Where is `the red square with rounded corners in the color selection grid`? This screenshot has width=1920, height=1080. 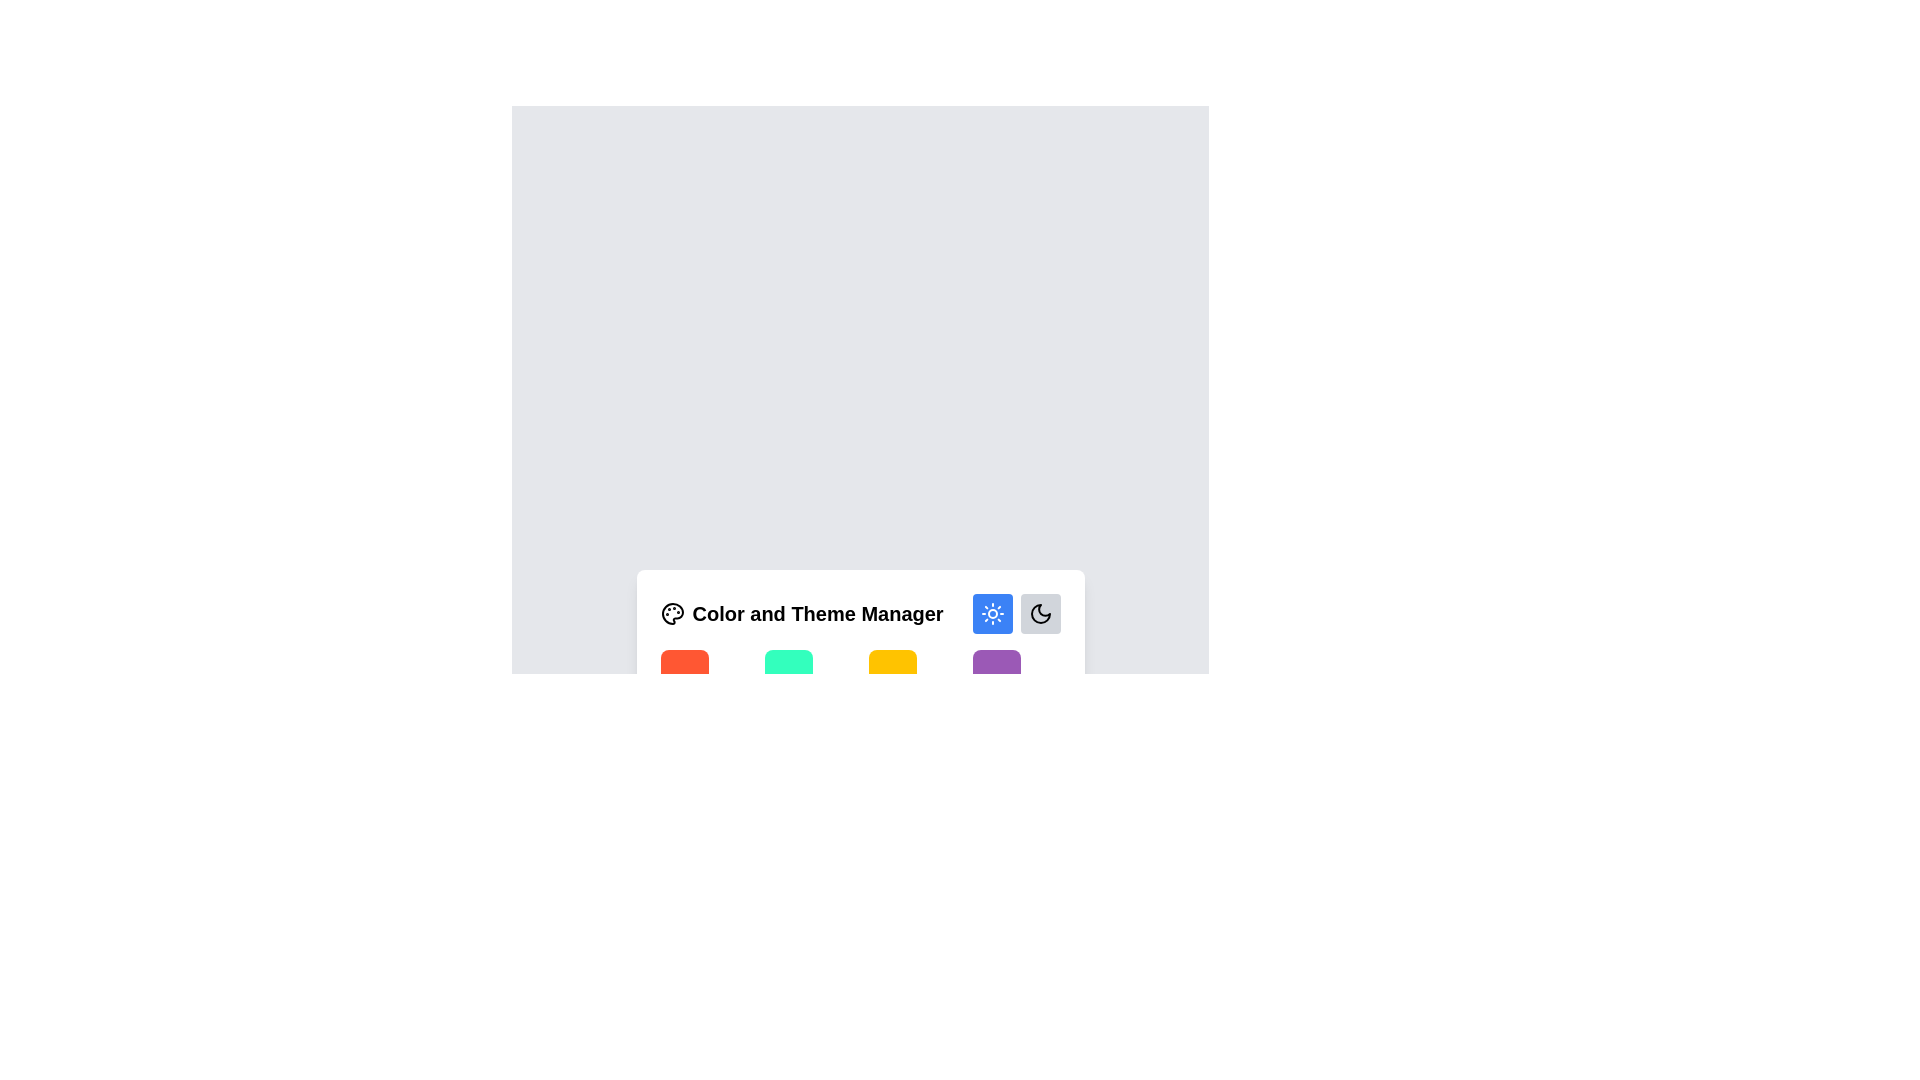
the red square with rounded corners in the color selection grid is located at coordinates (684, 674).